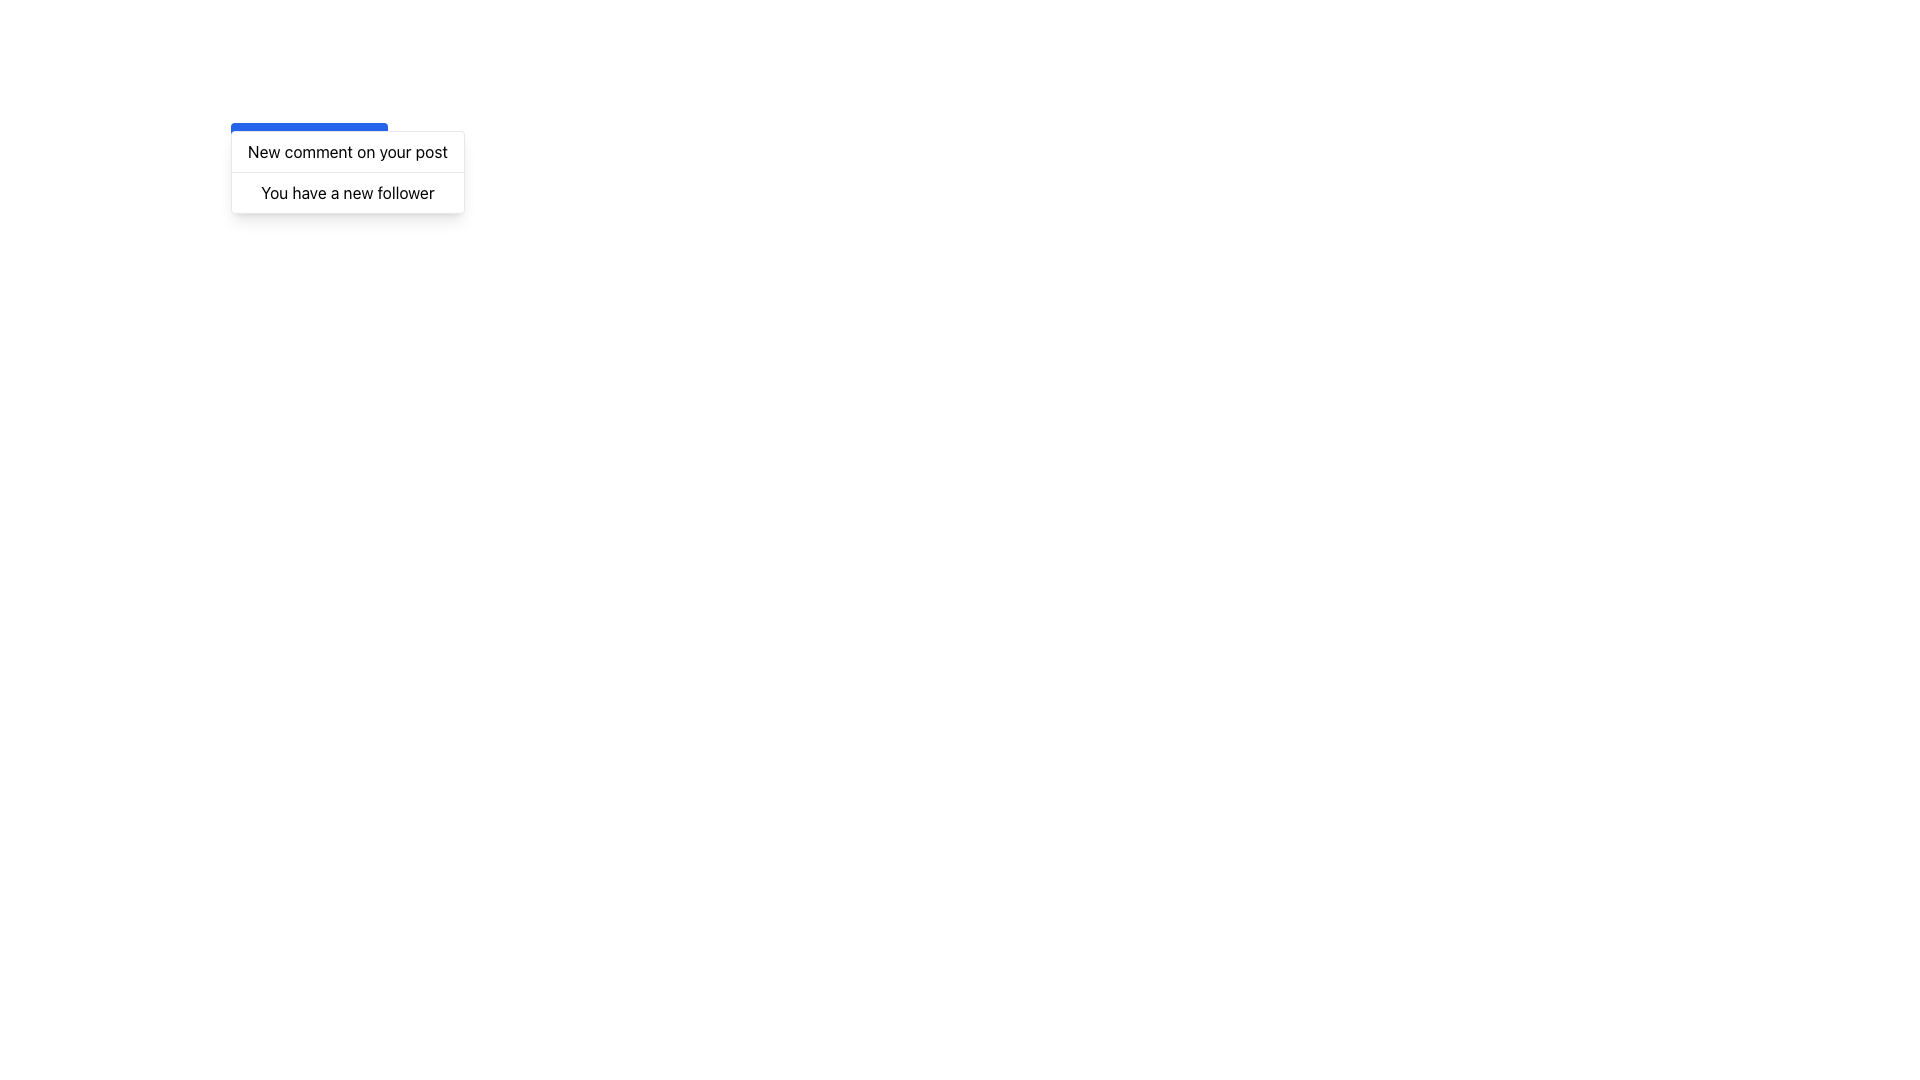 The width and height of the screenshot is (1920, 1080). Describe the element at coordinates (347, 150) in the screenshot. I see `the static text label that notifies the user about a new comment on their post, which is the first item in the vertical list of notifications` at that location.